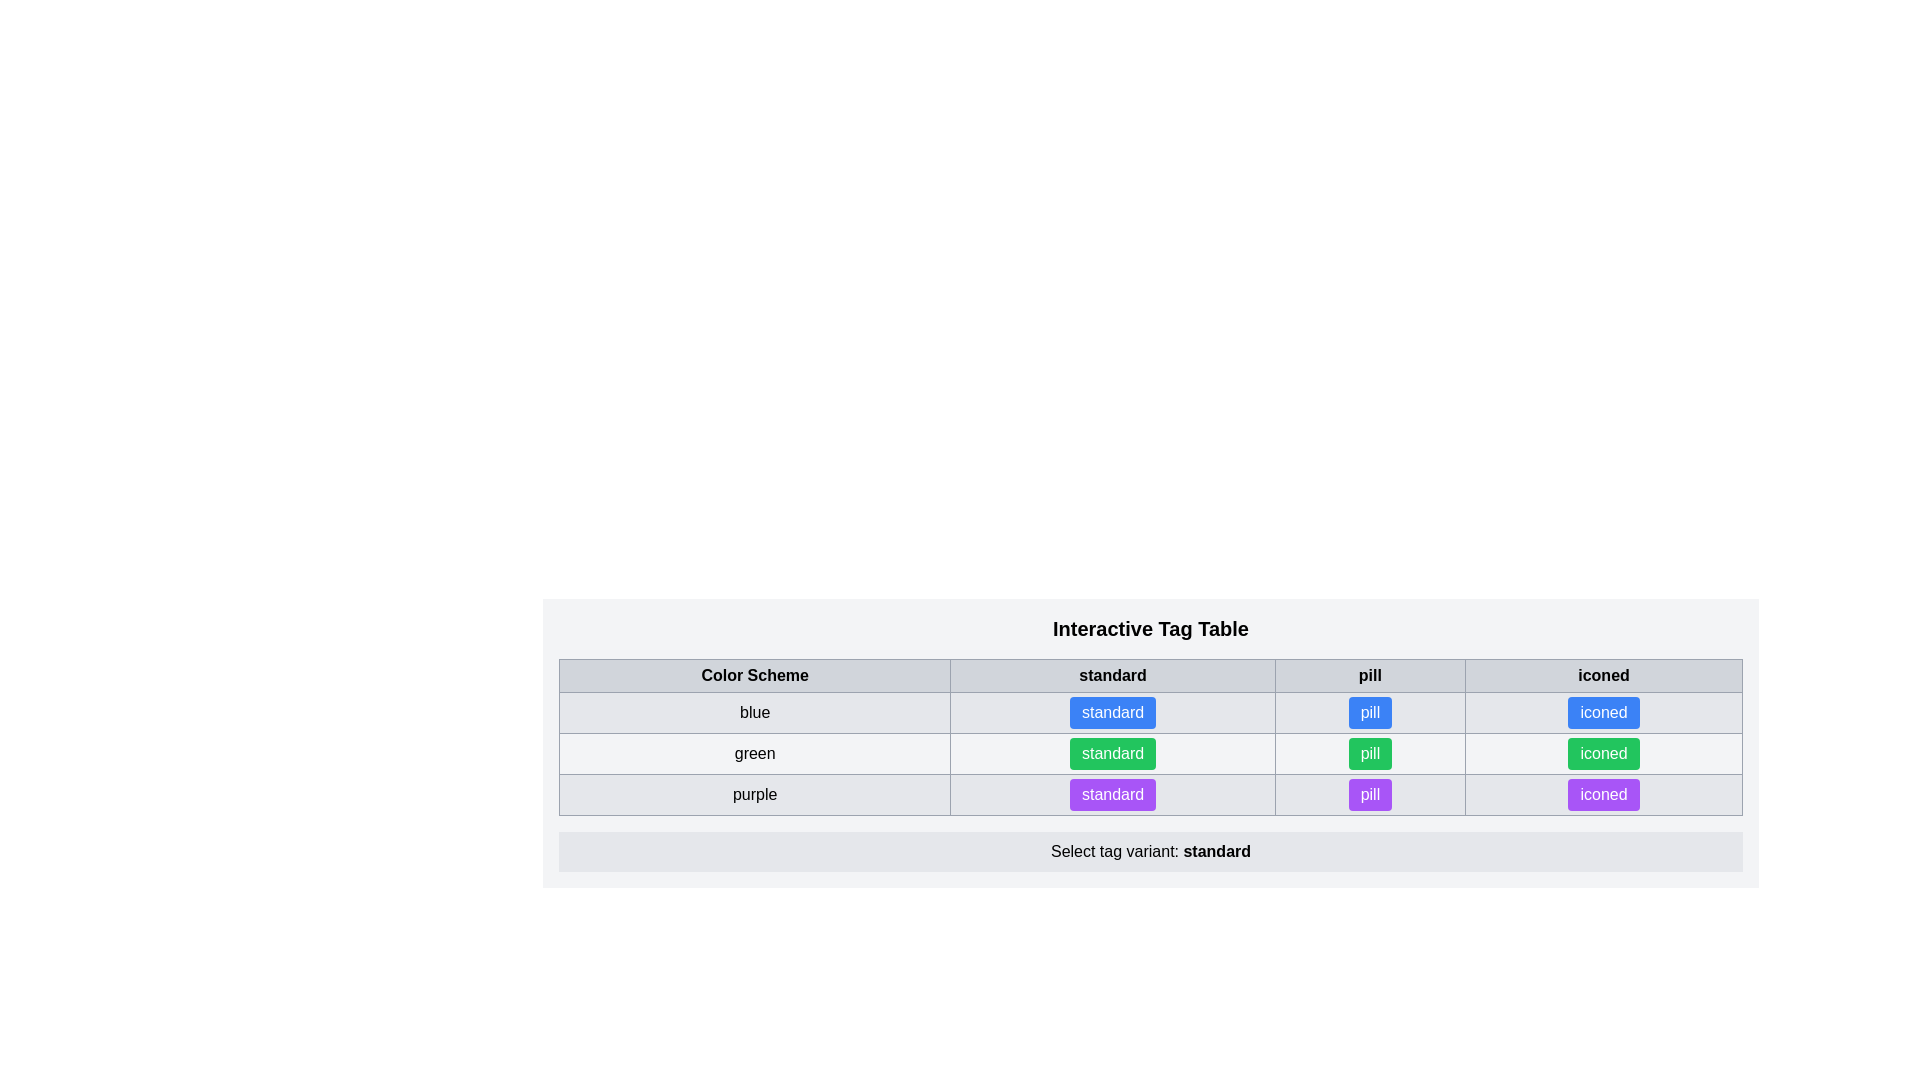 The image size is (1920, 1080). I want to click on the static text label element displaying 'Color Scheme' which is positioned at the top left of a row of four elements, featuring a bold black font on a light gray background, so click(754, 675).